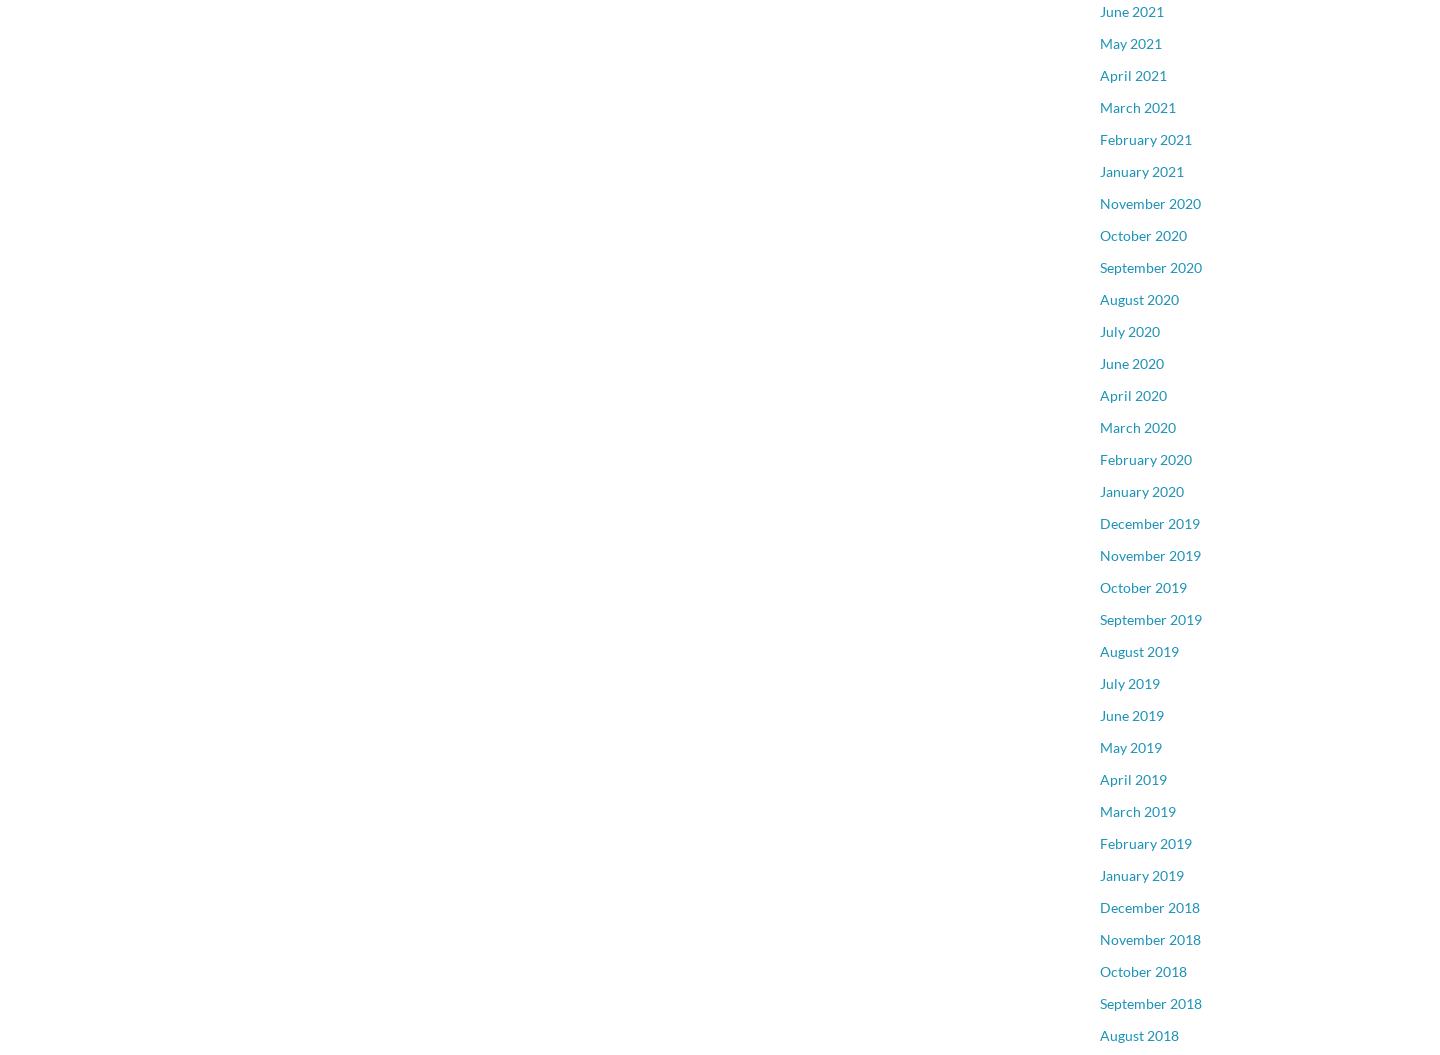  What do you see at coordinates (1211, 299) in the screenshot?
I see `'Sunnyside Park Surrey, South Surrey White Rock'` at bounding box center [1211, 299].